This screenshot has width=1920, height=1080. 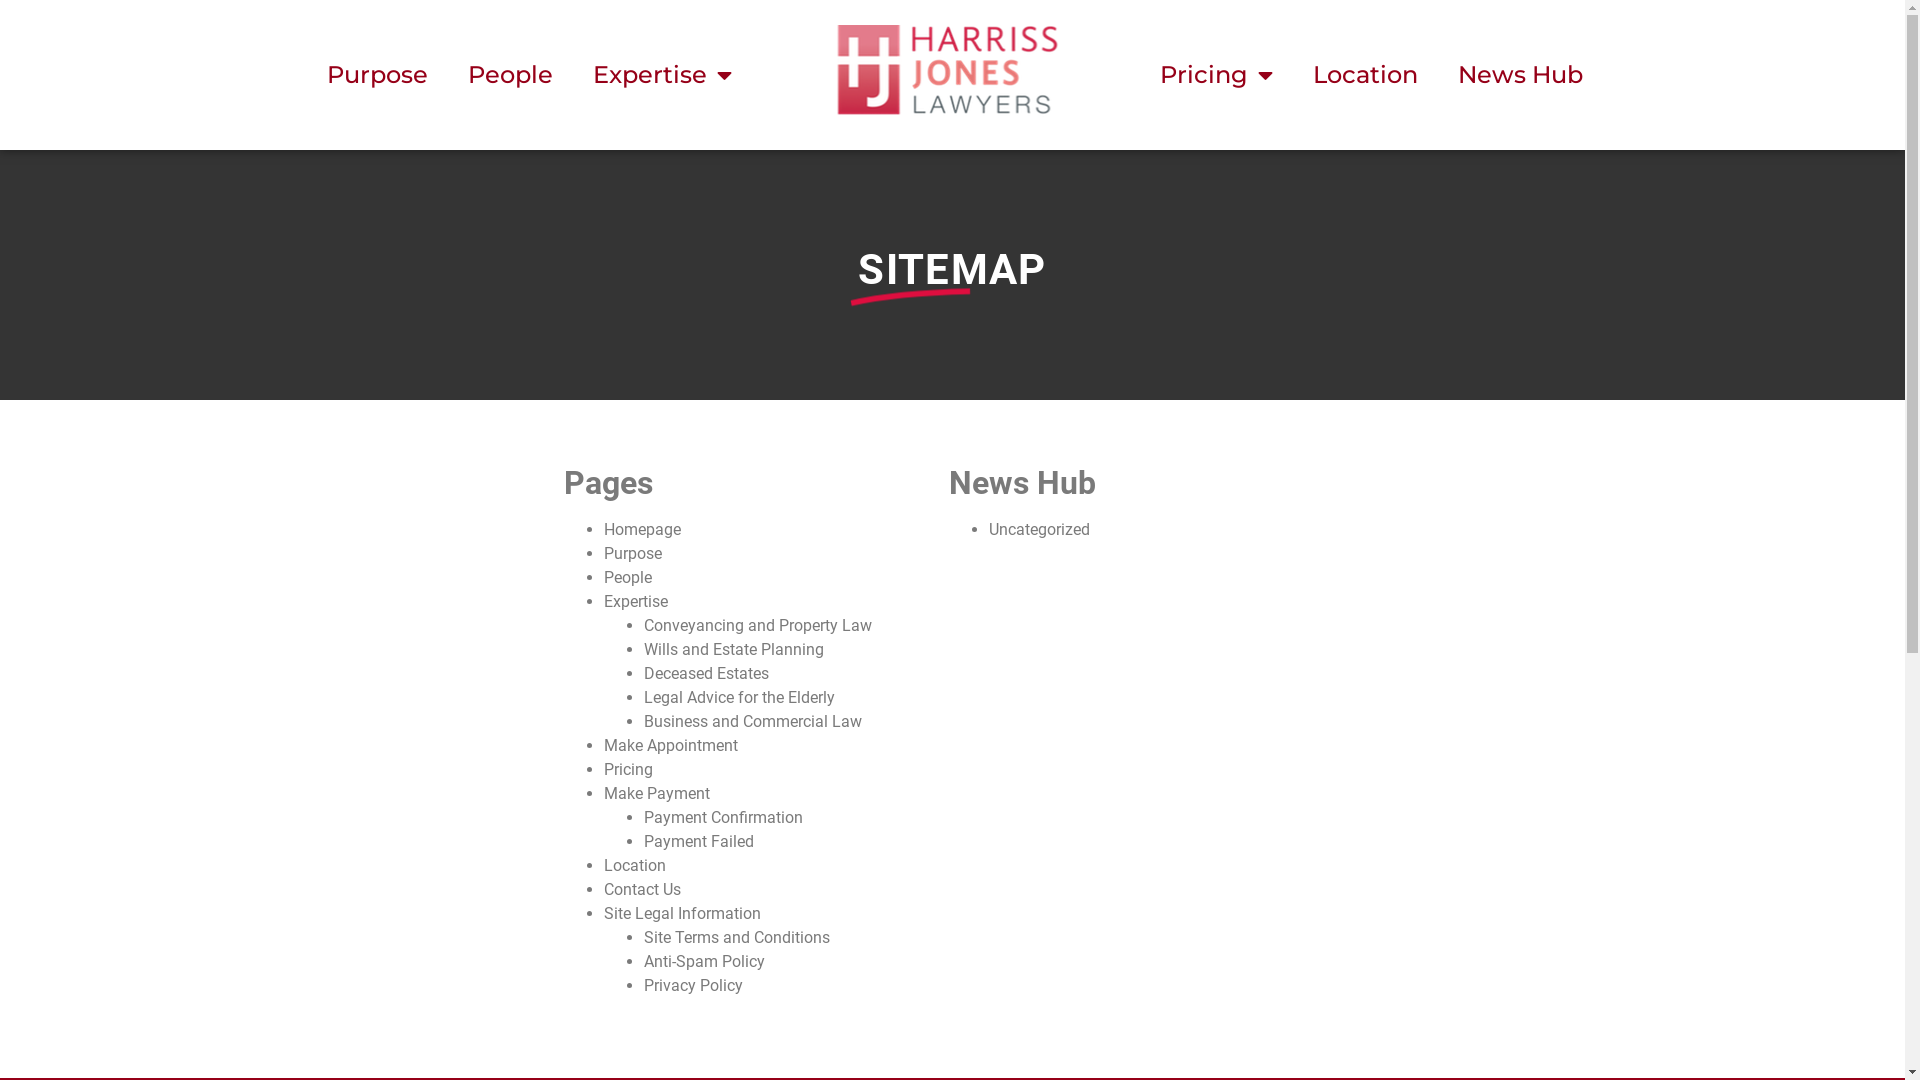 I want to click on 'Make Appointment', so click(x=671, y=745).